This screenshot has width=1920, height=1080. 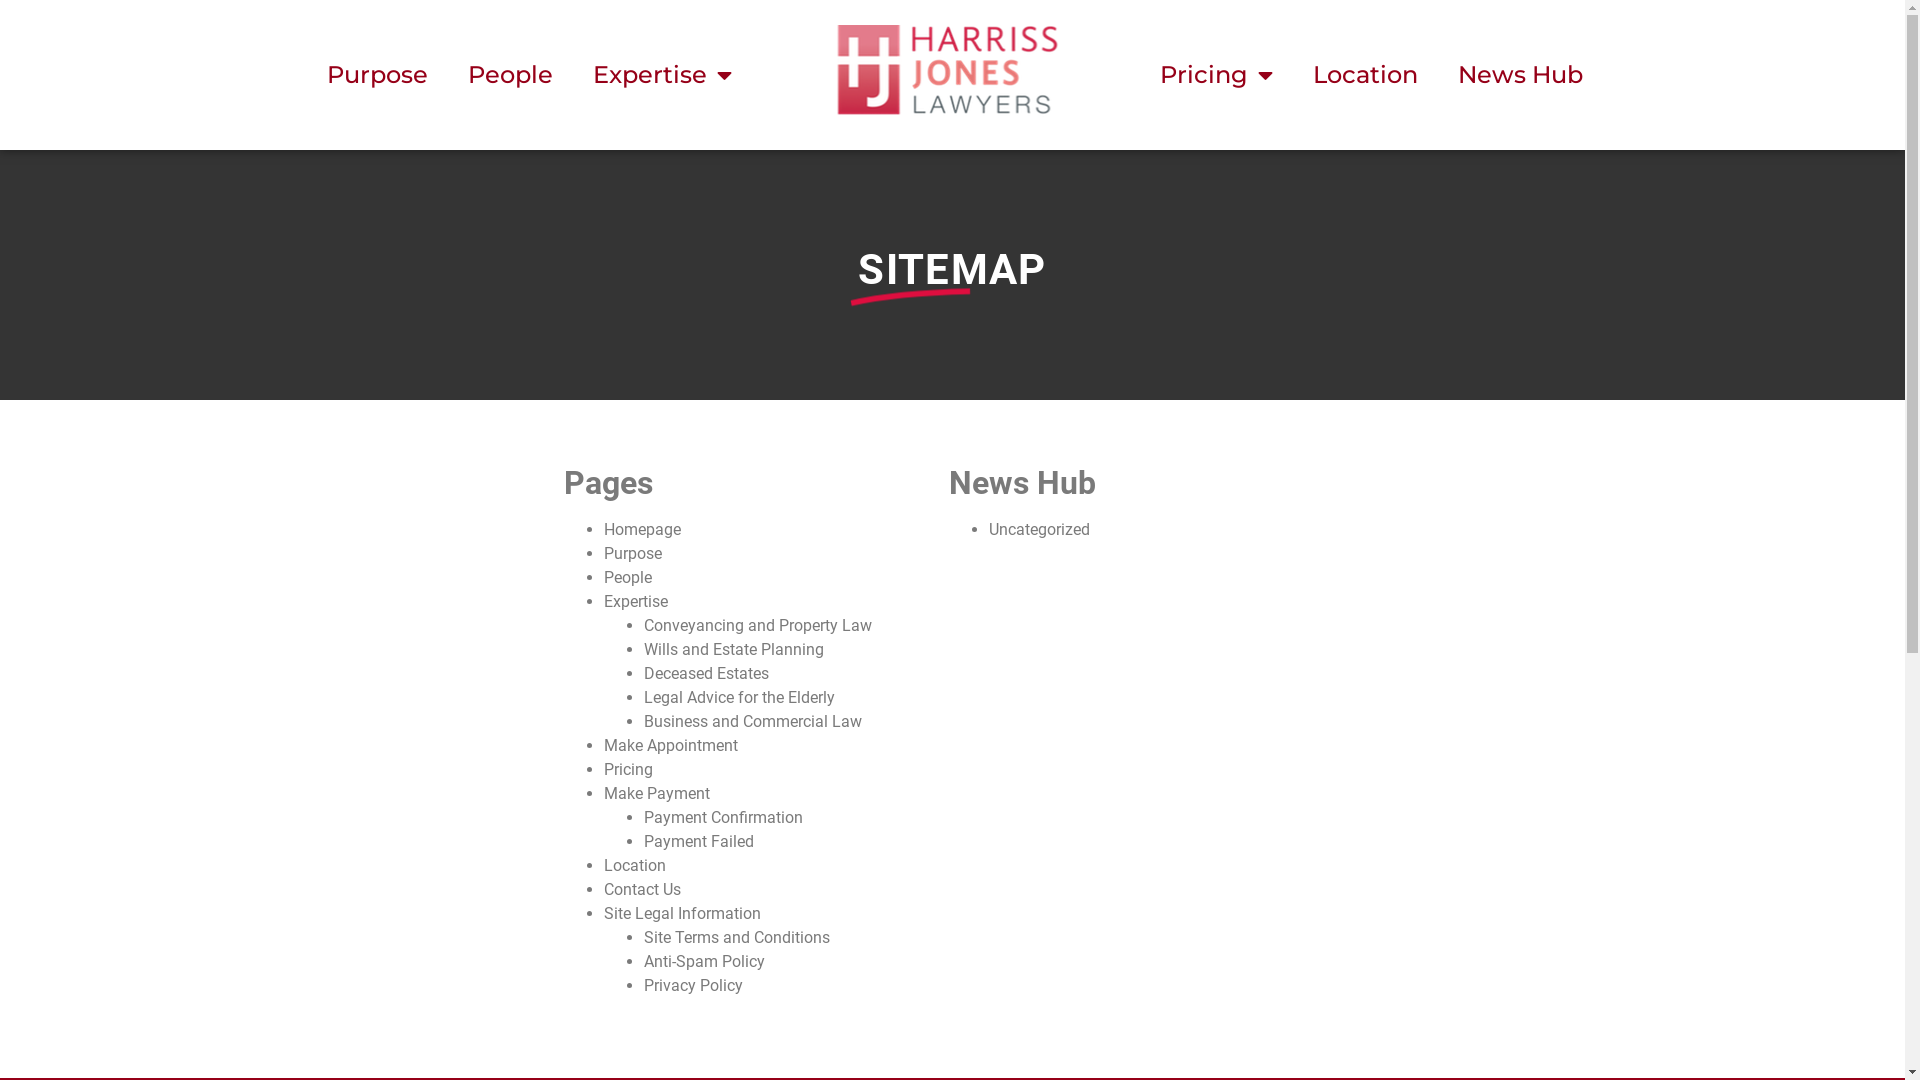 I want to click on 'Make Appointment', so click(x=671, y=745).